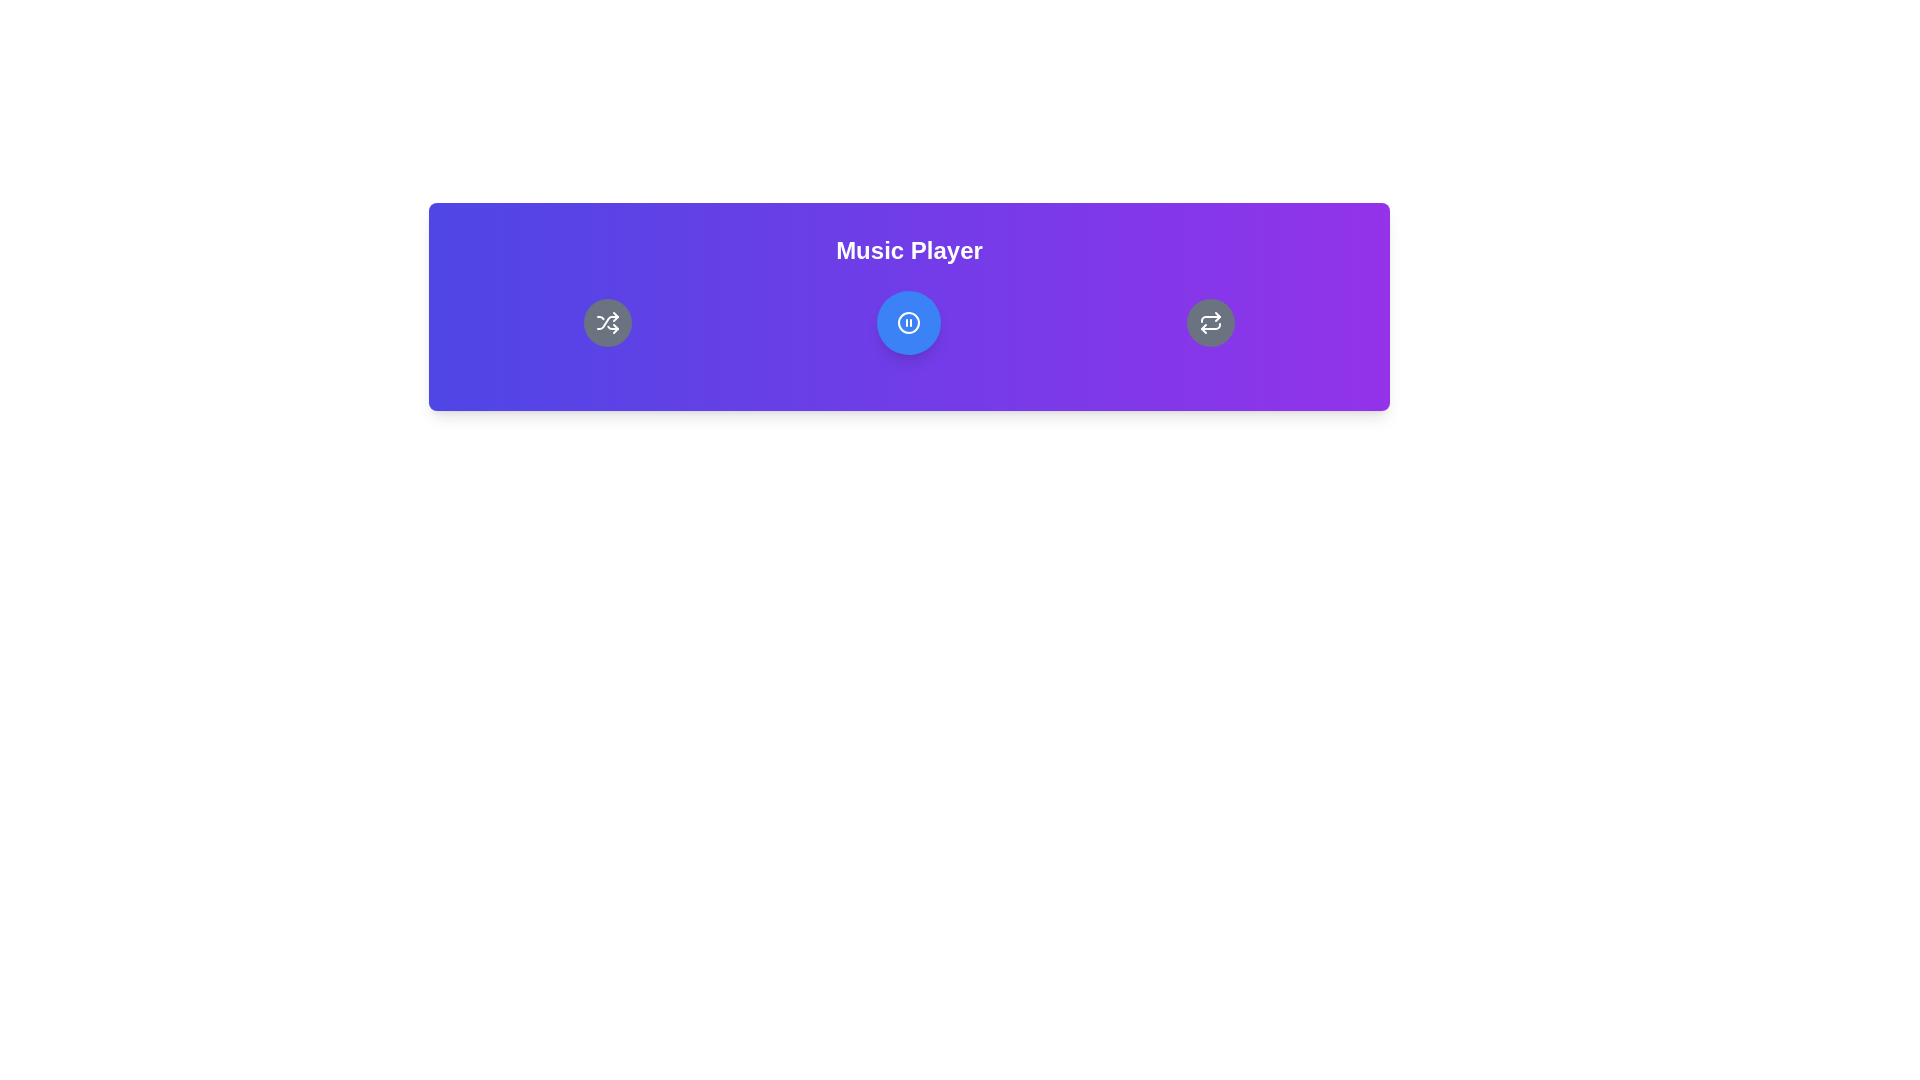 This screenshot has width=1920, height=1080. What do you see at coordinates (1210, 322) in the screenshot?
I see `the repeat icon button, which is styled as two arrows forming a loop, located on the right-hand side of the 'Music Player' horizontal bar` at bounding box center [1210, 322].